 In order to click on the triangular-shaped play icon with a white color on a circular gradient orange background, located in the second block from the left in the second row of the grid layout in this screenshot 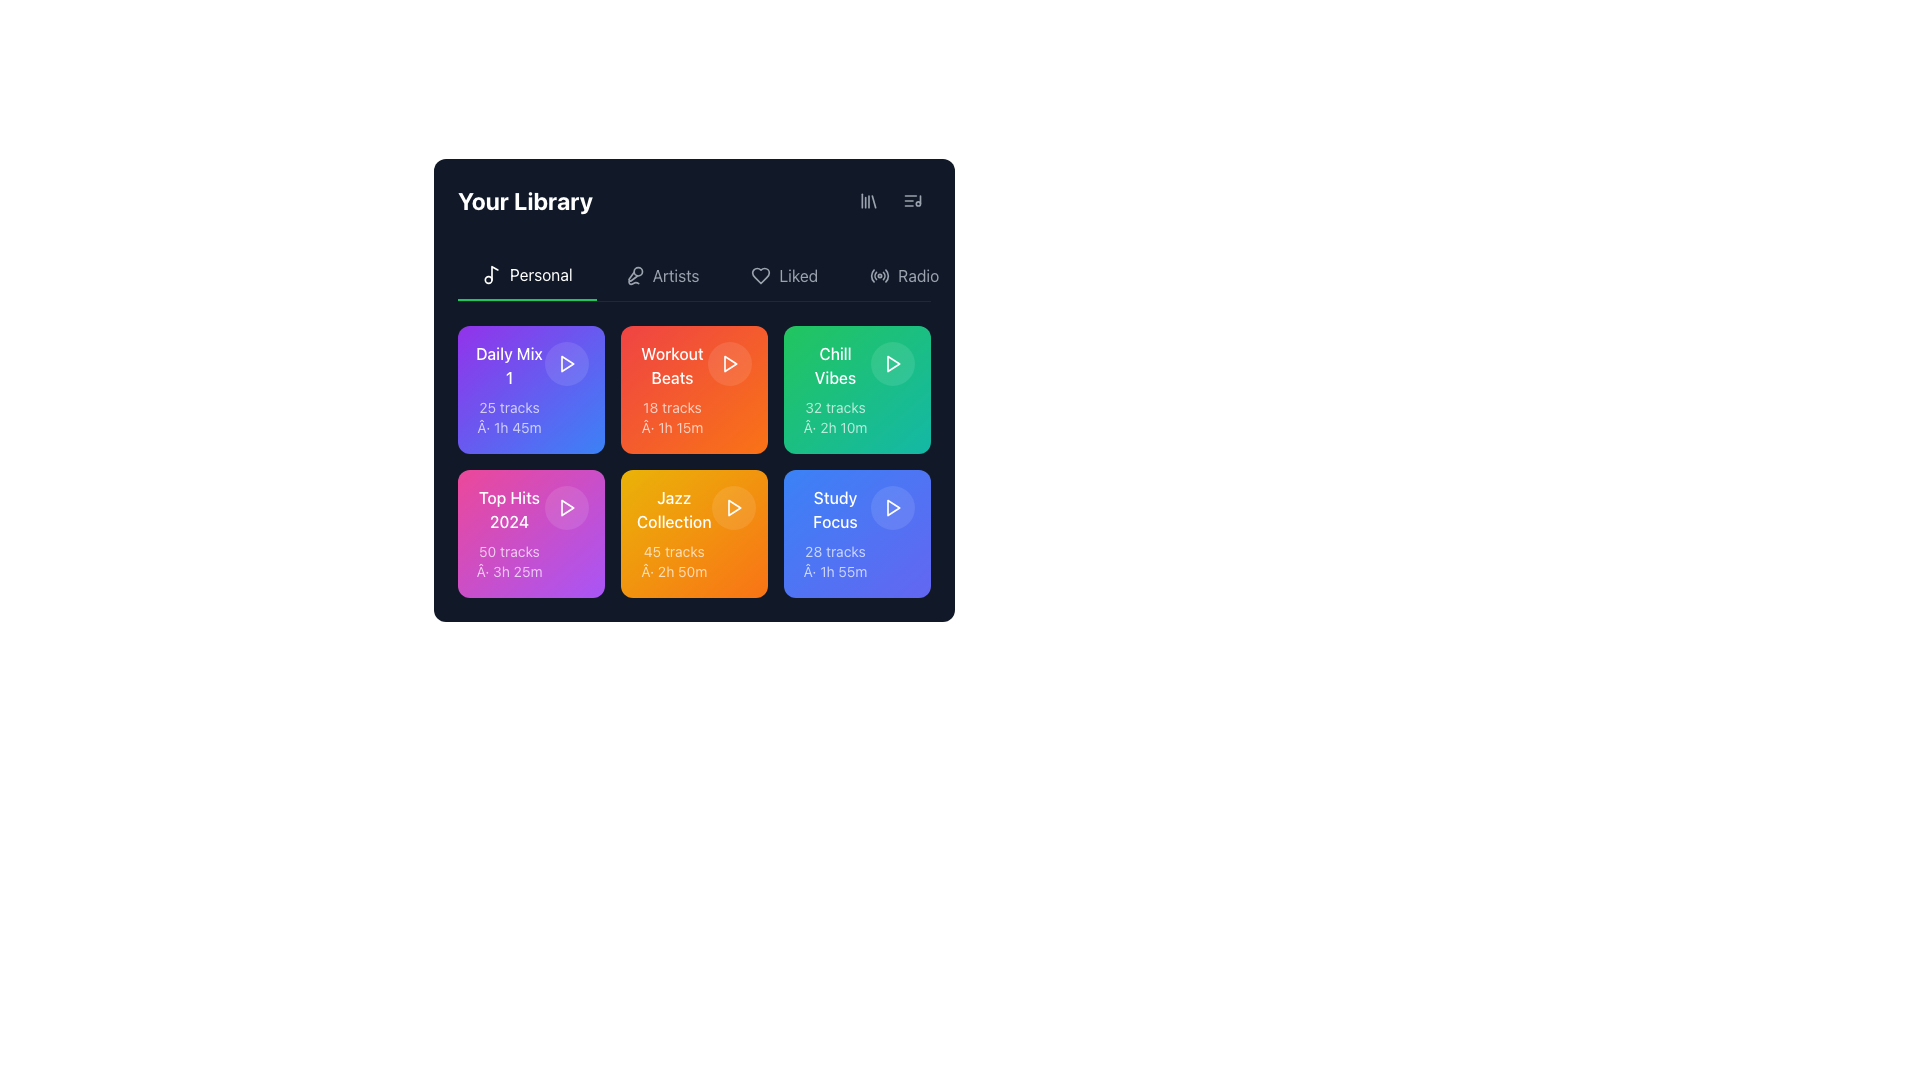, I will do `click(728, 363)`.